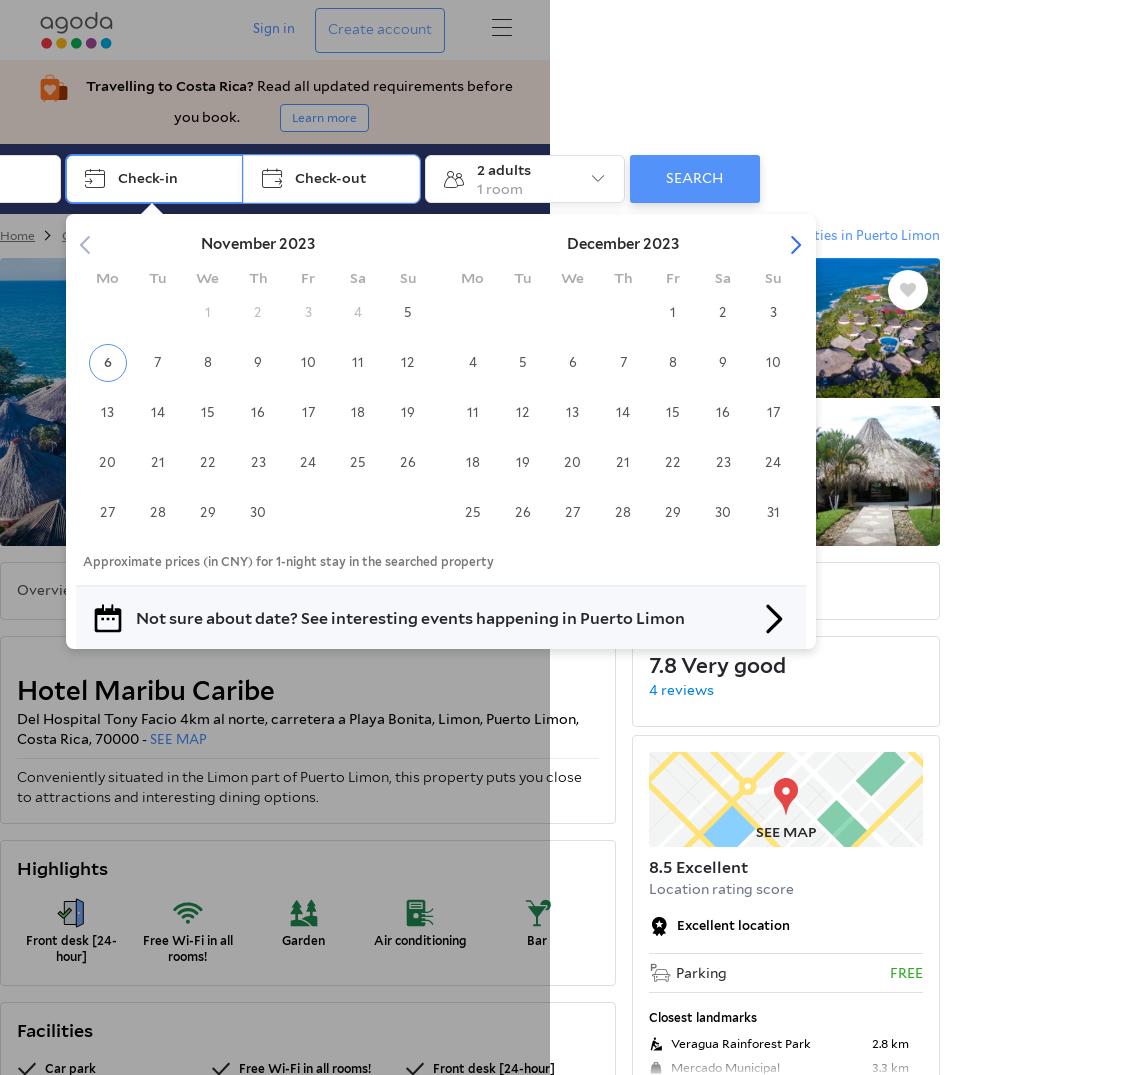 This screenshot has width=1132, height=1075. What do you see at coordinates (662, 664) in the screenshot?
I see `'7.8'` at bounding box center [662, 664].